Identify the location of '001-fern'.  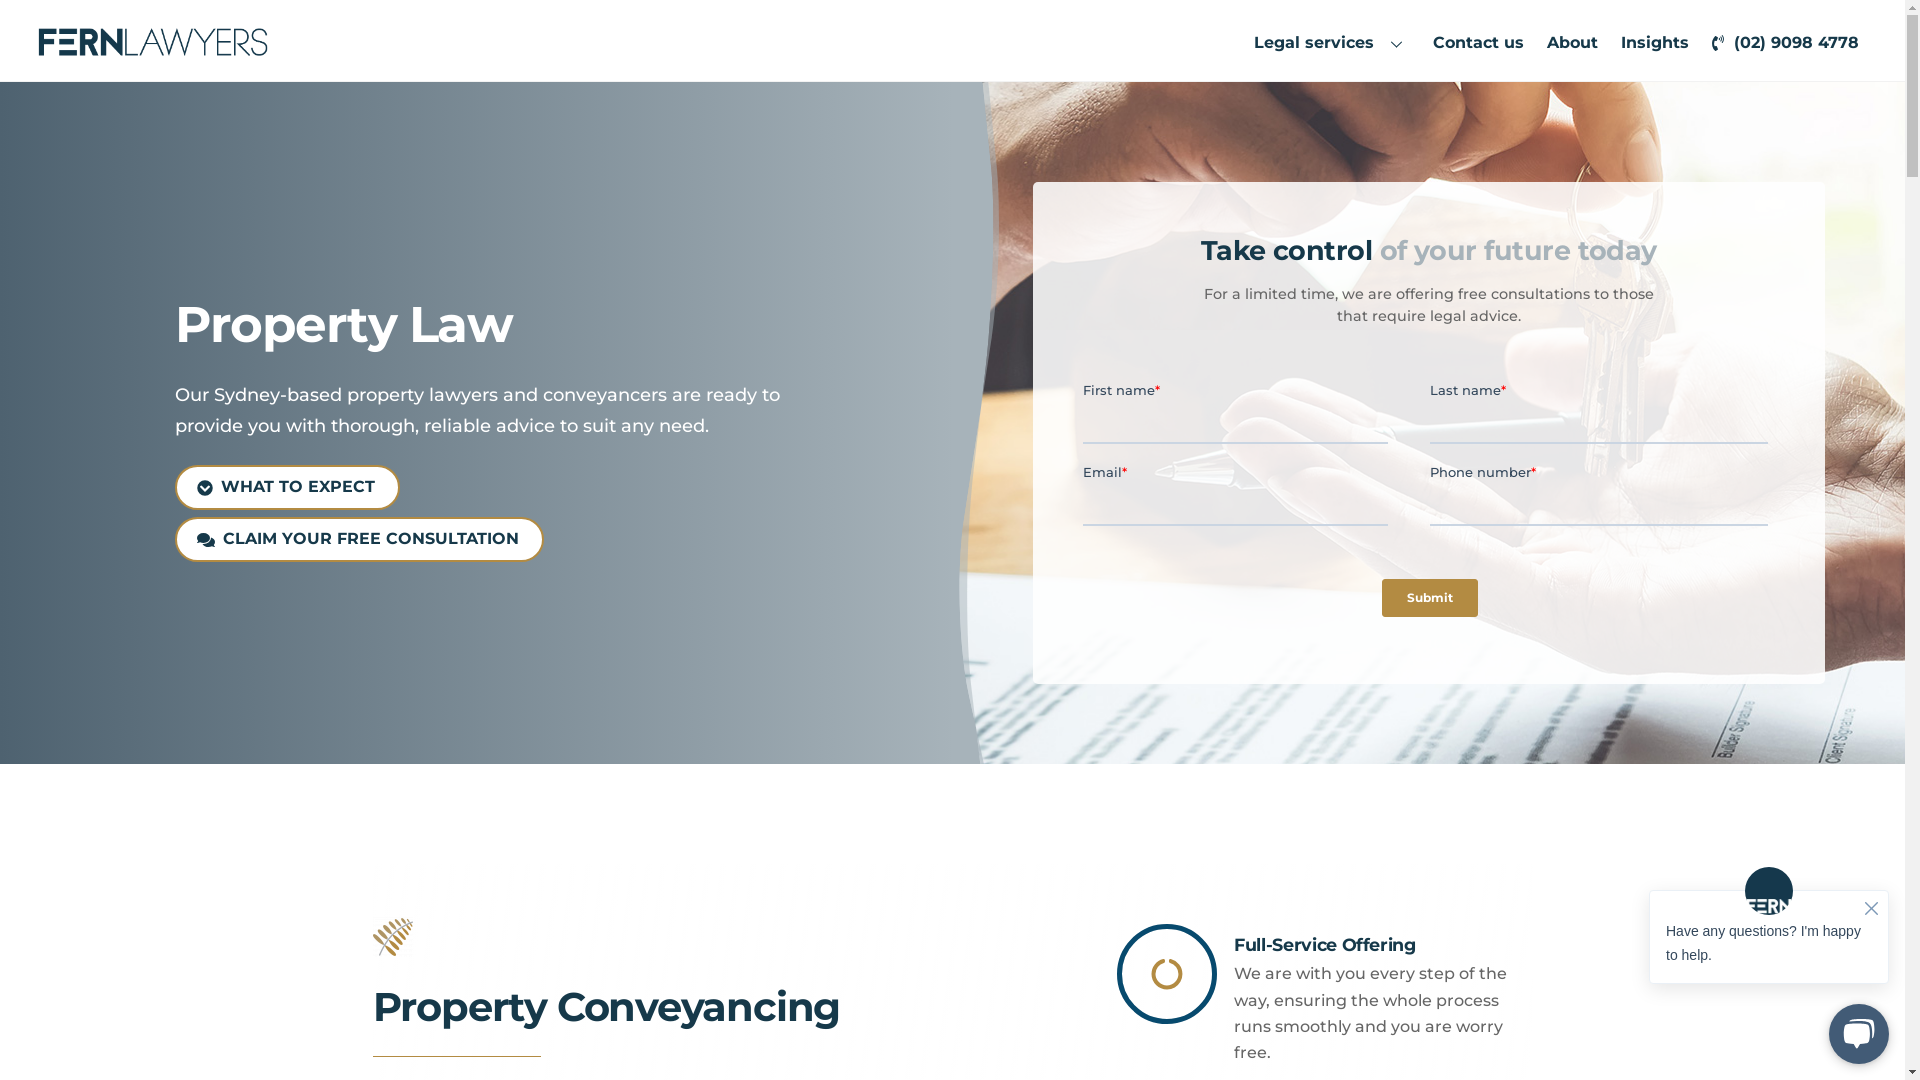
(392, 937).